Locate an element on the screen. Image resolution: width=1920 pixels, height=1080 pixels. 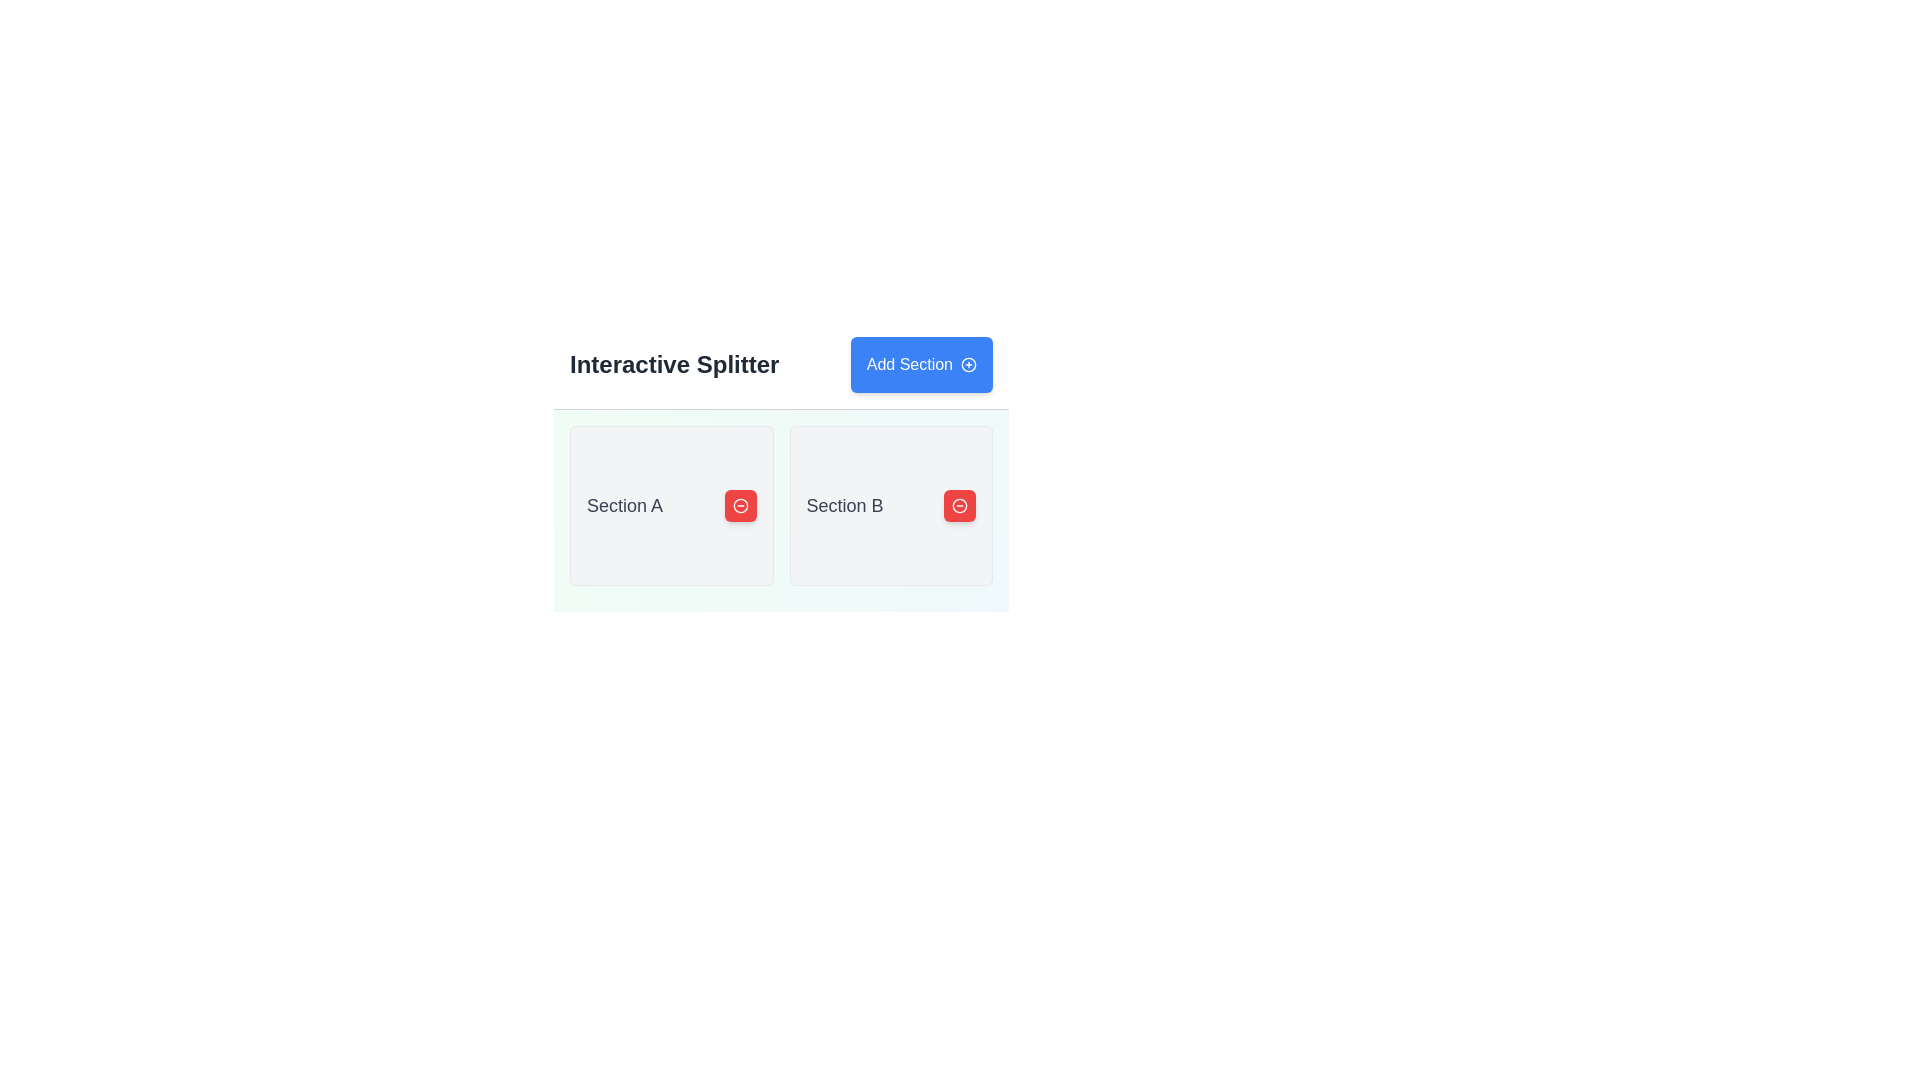
the button on the right side of 'Section B' is located at coordinates (960, 504).